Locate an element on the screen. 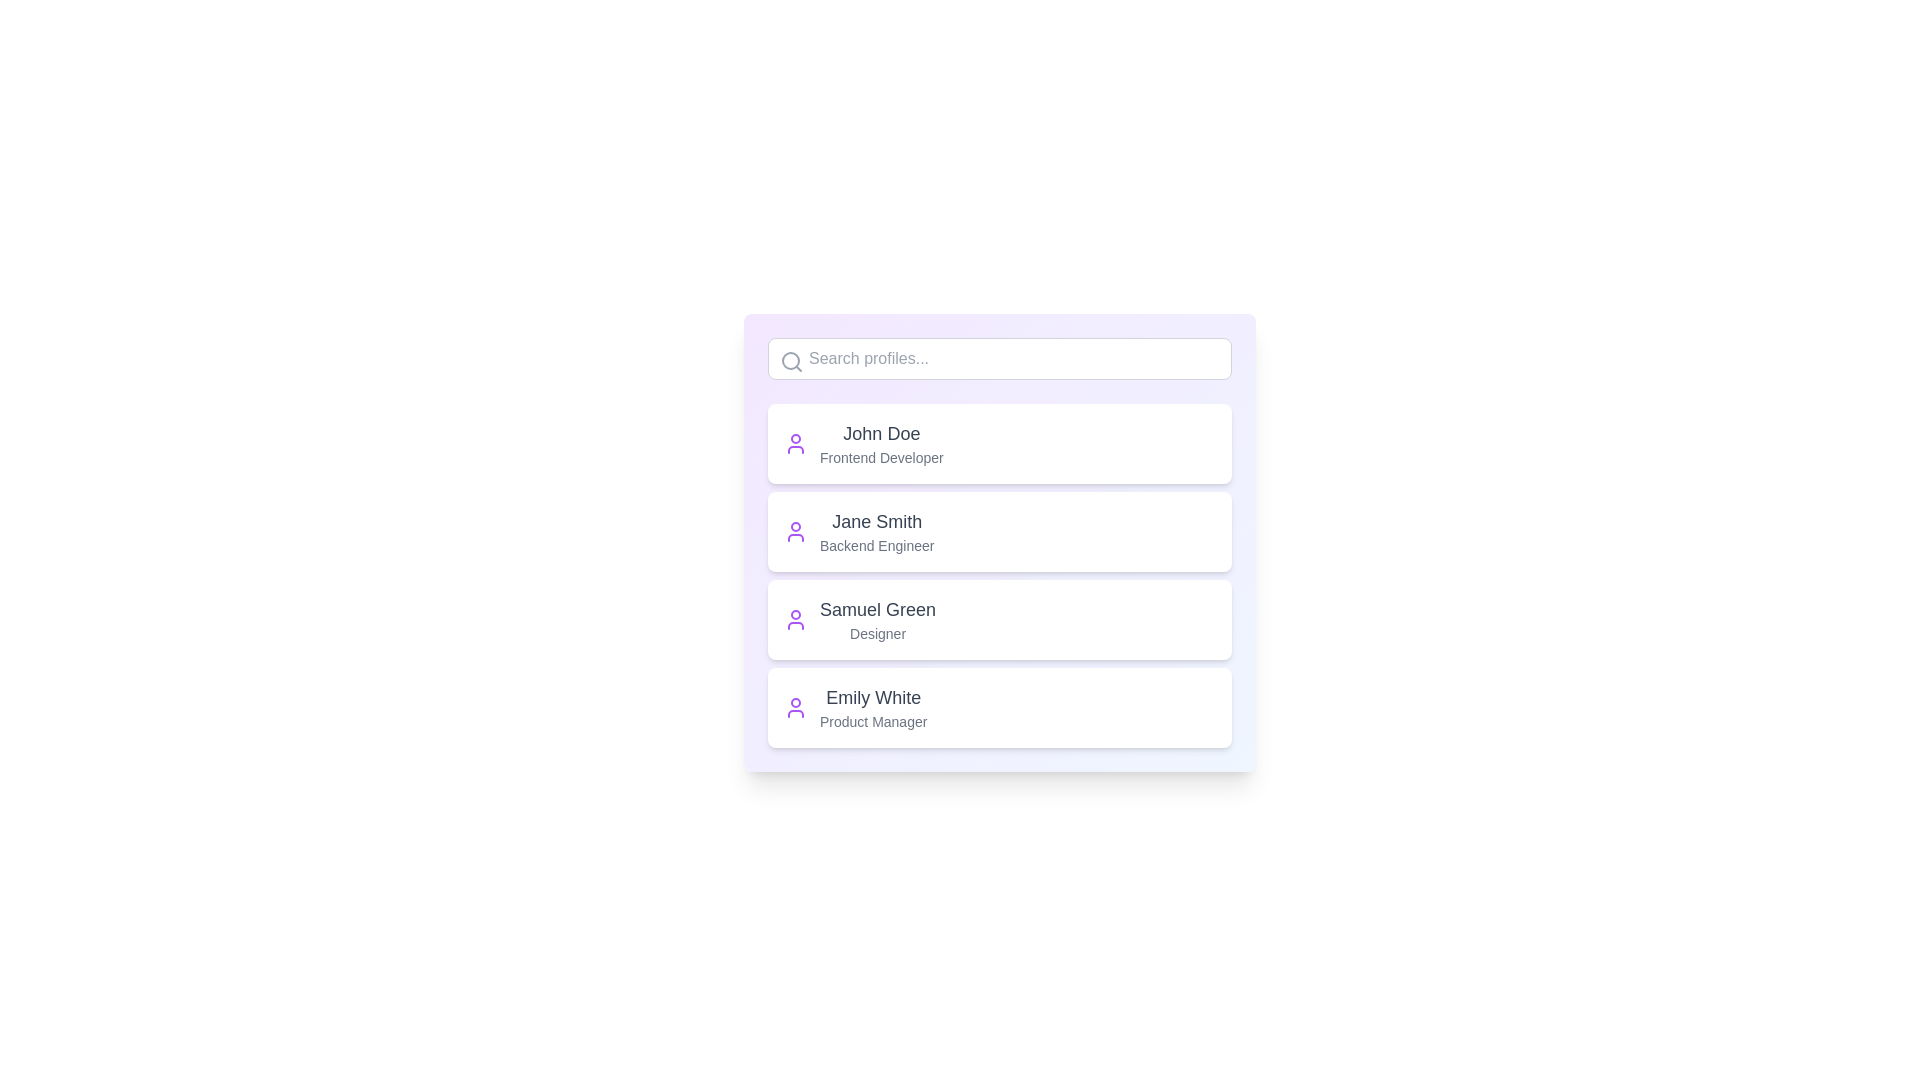  the circular magnifying glass icon by typing in the associated search input field labeled 'Search profiles...' is located at coordinates (791, 362).